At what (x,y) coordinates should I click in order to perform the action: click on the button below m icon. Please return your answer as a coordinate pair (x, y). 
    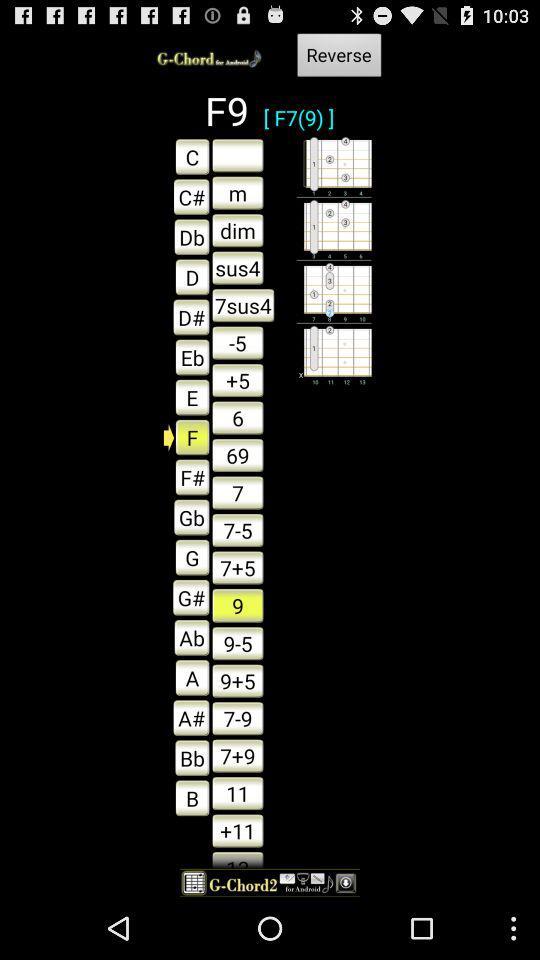
    Looking at the image, I should click on (237, 230).